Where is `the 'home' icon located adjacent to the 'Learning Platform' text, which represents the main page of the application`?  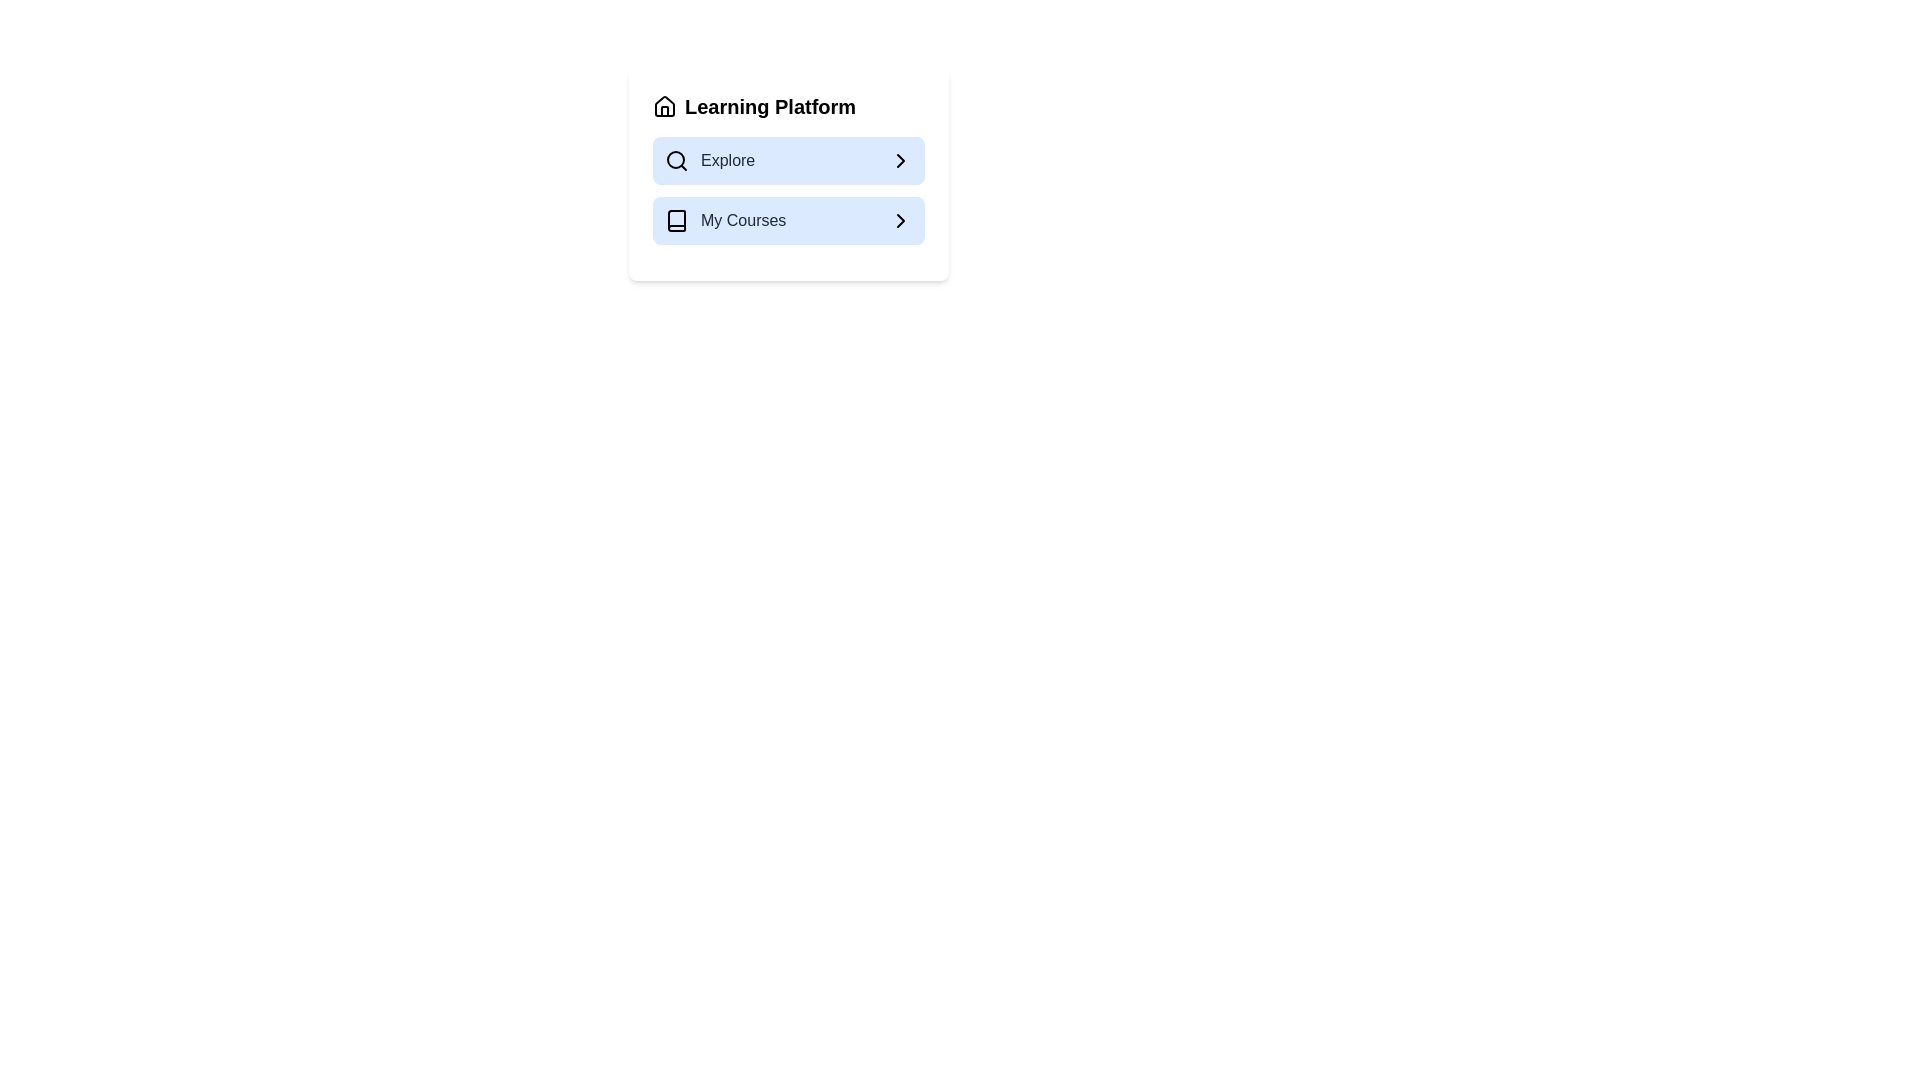 the 'home' icon located adjacent to the 'Learning Platform' text, which represents the main page of the application is located at coordinates (665, 105).